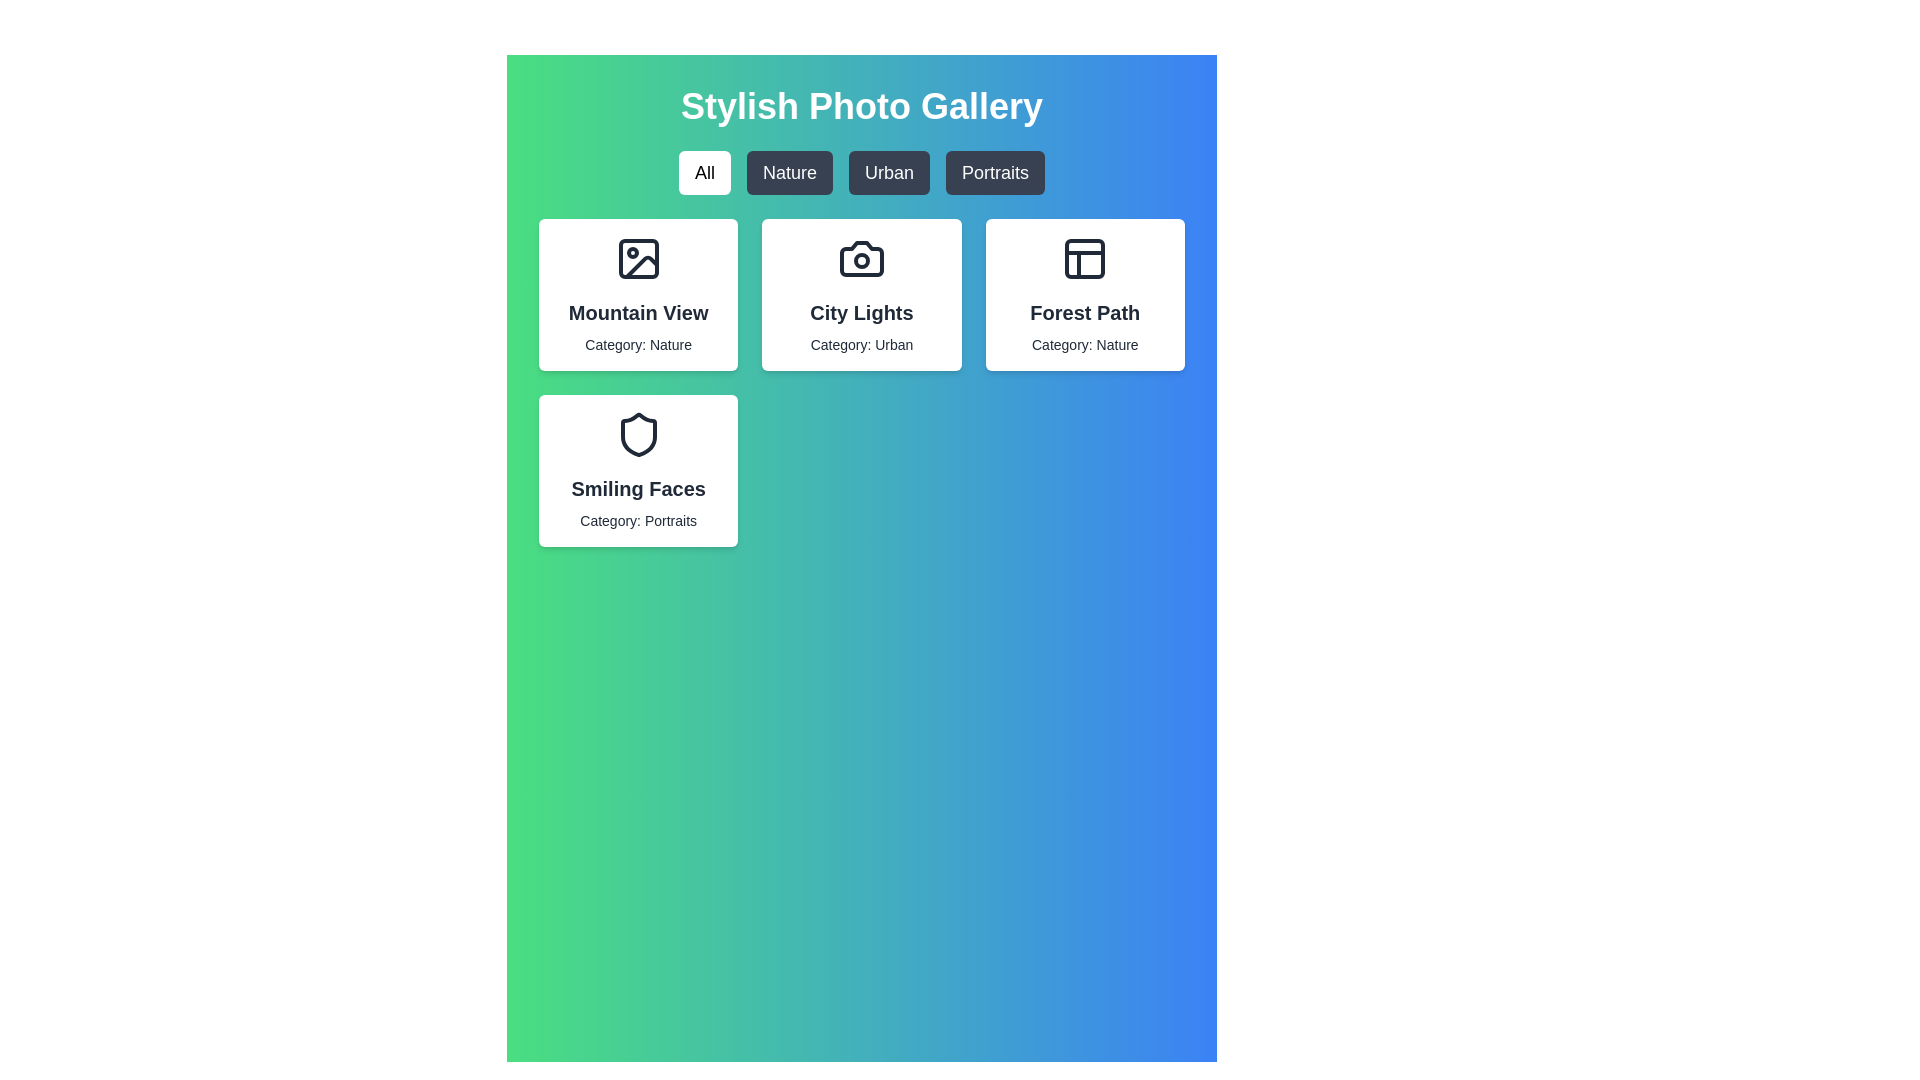 Image resolution: width=1920 pixels, height=1080 pixels. Describe the element at coordinates (888, 172) in the screenshot. I see `the 'Urban' filter button located below the 'Stylish Photo Gallery' title to filter the displayed items in the gallery` at that location.